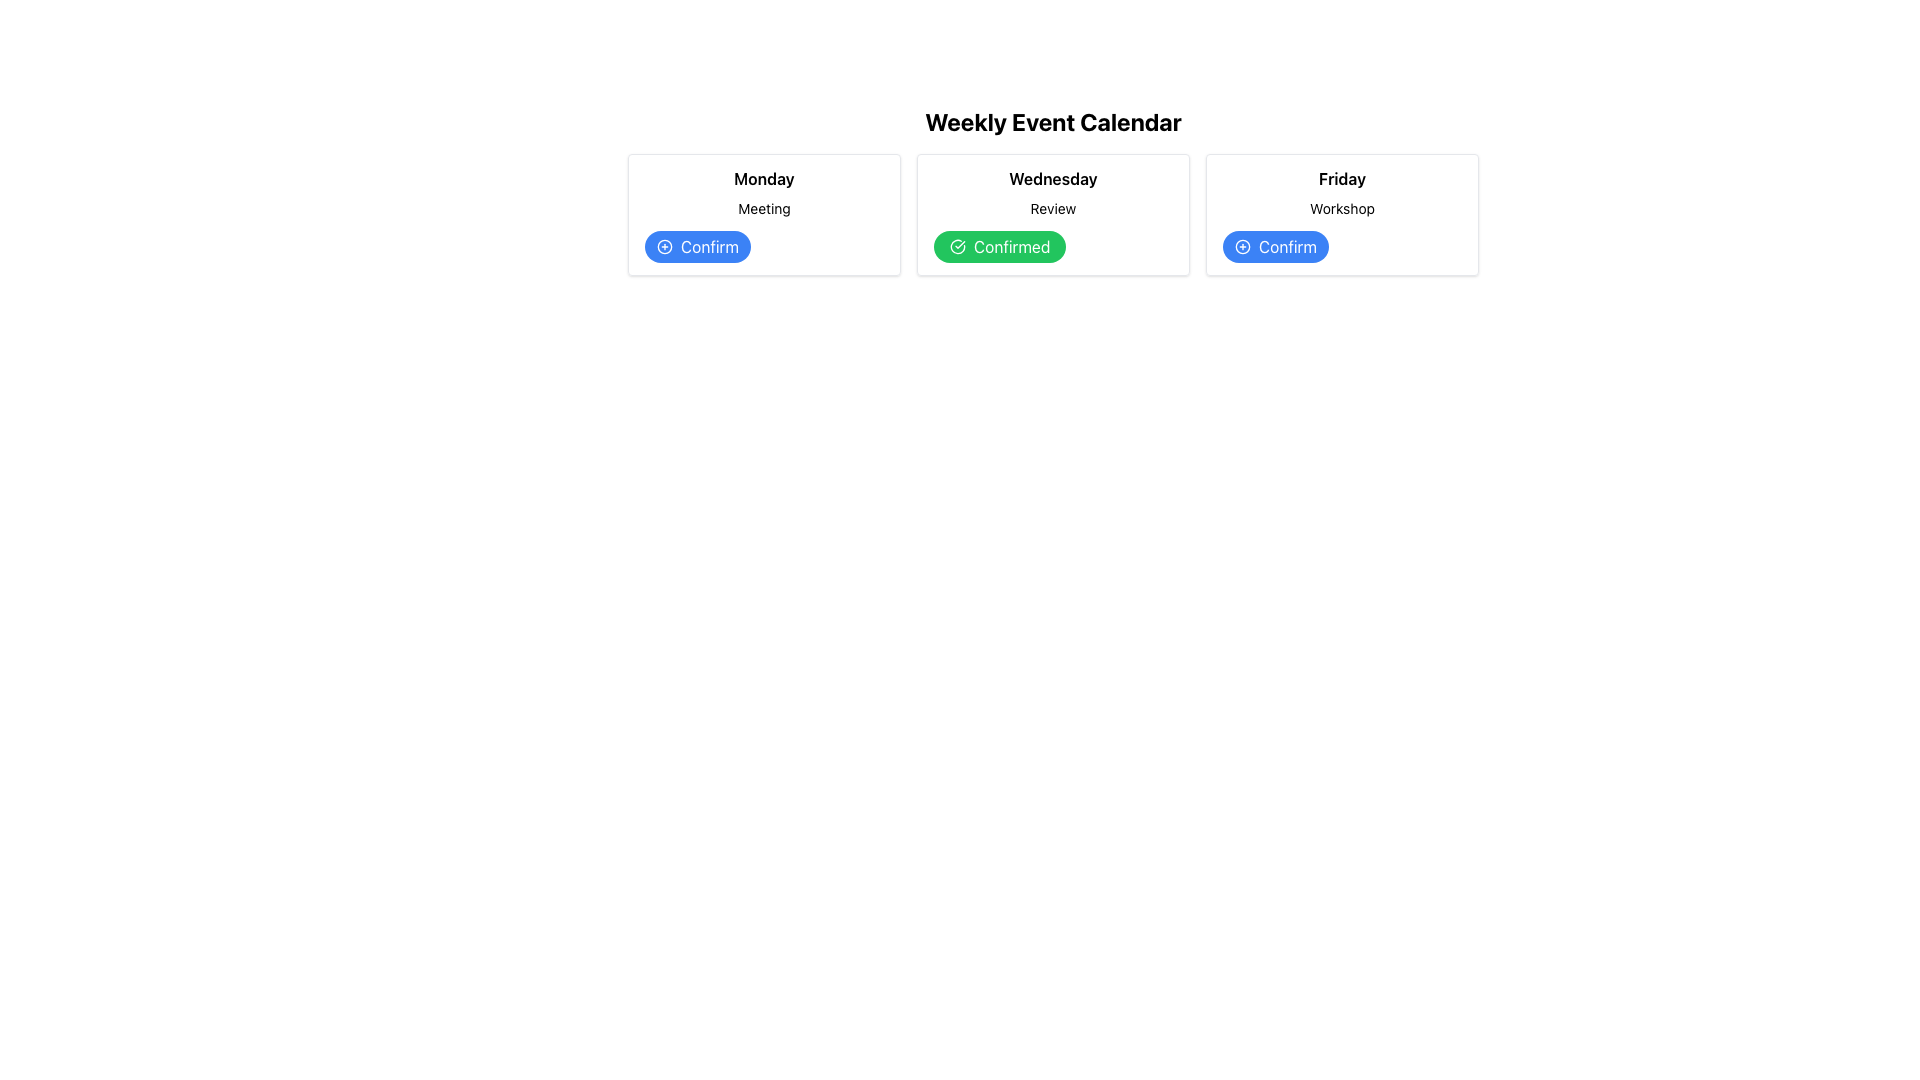 Image resolution: width=1920 pixels, height=1080 pixels. Describe the element at coordinates (1275, 245) in the screenshot. I see `the 'Confirm' button with rounded edges and blue background located in the 'Friday' event section to confirm the action` at that location.